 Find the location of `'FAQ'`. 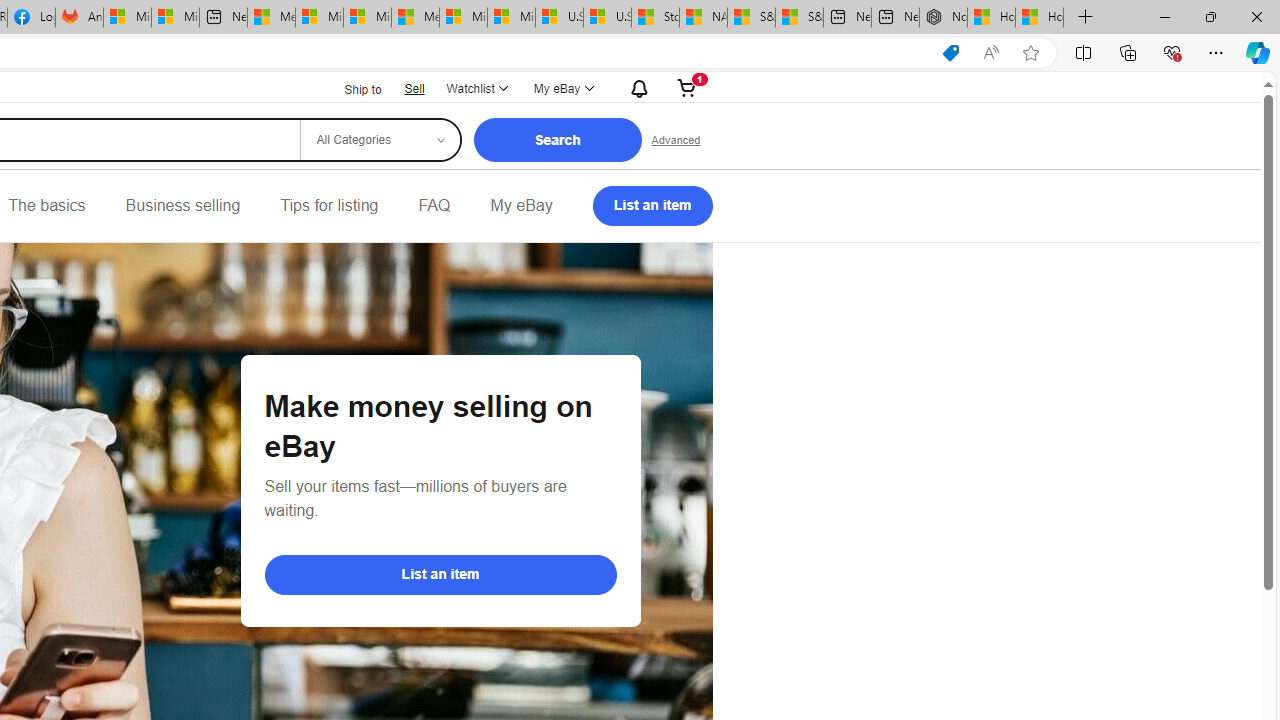

'FAQ' is located at coordinates (433, 205).